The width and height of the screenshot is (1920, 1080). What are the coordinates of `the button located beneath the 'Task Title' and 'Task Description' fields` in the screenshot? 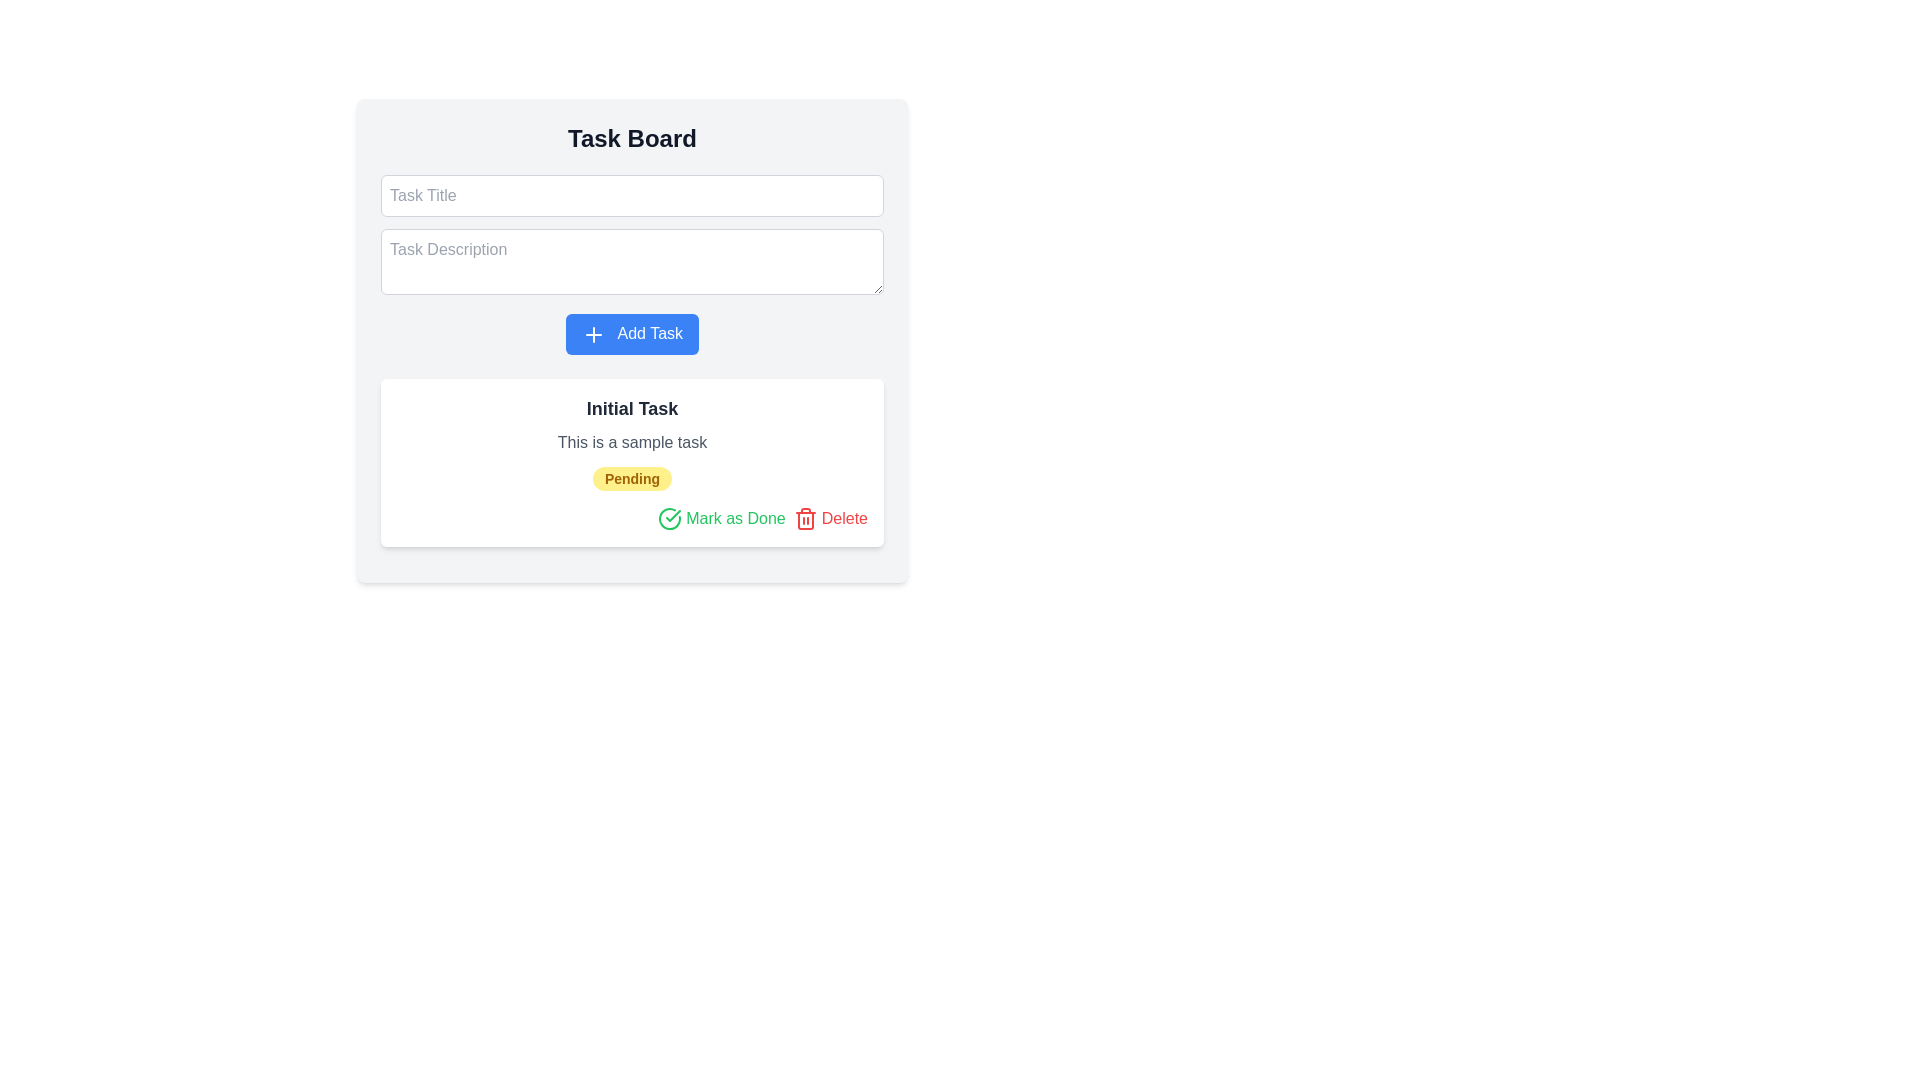 It's located at (631, 333).